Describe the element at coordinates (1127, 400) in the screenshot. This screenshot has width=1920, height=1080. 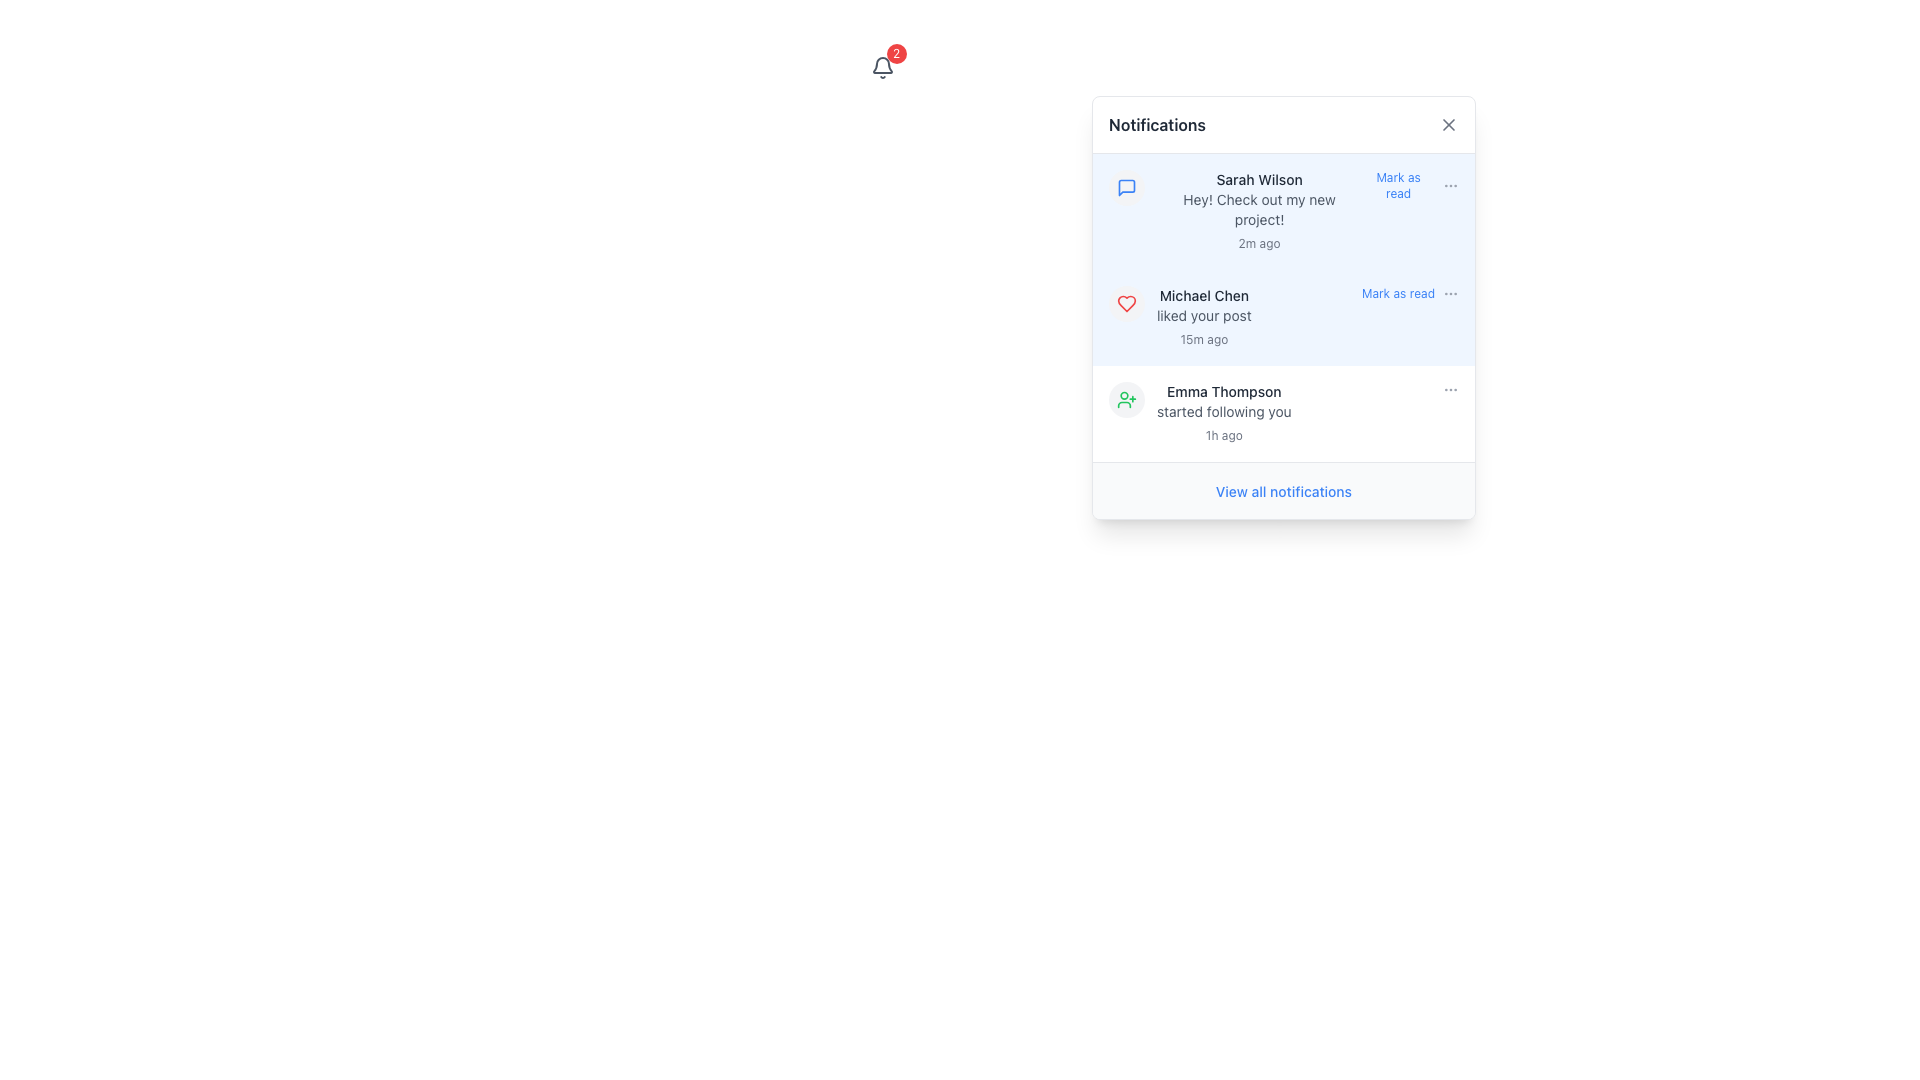
I see `the small, circular button with a light gray background and a green user-plus icon, which is located to the left of the notification text 'Emma Thompson started following you 1h ago'` at that location.